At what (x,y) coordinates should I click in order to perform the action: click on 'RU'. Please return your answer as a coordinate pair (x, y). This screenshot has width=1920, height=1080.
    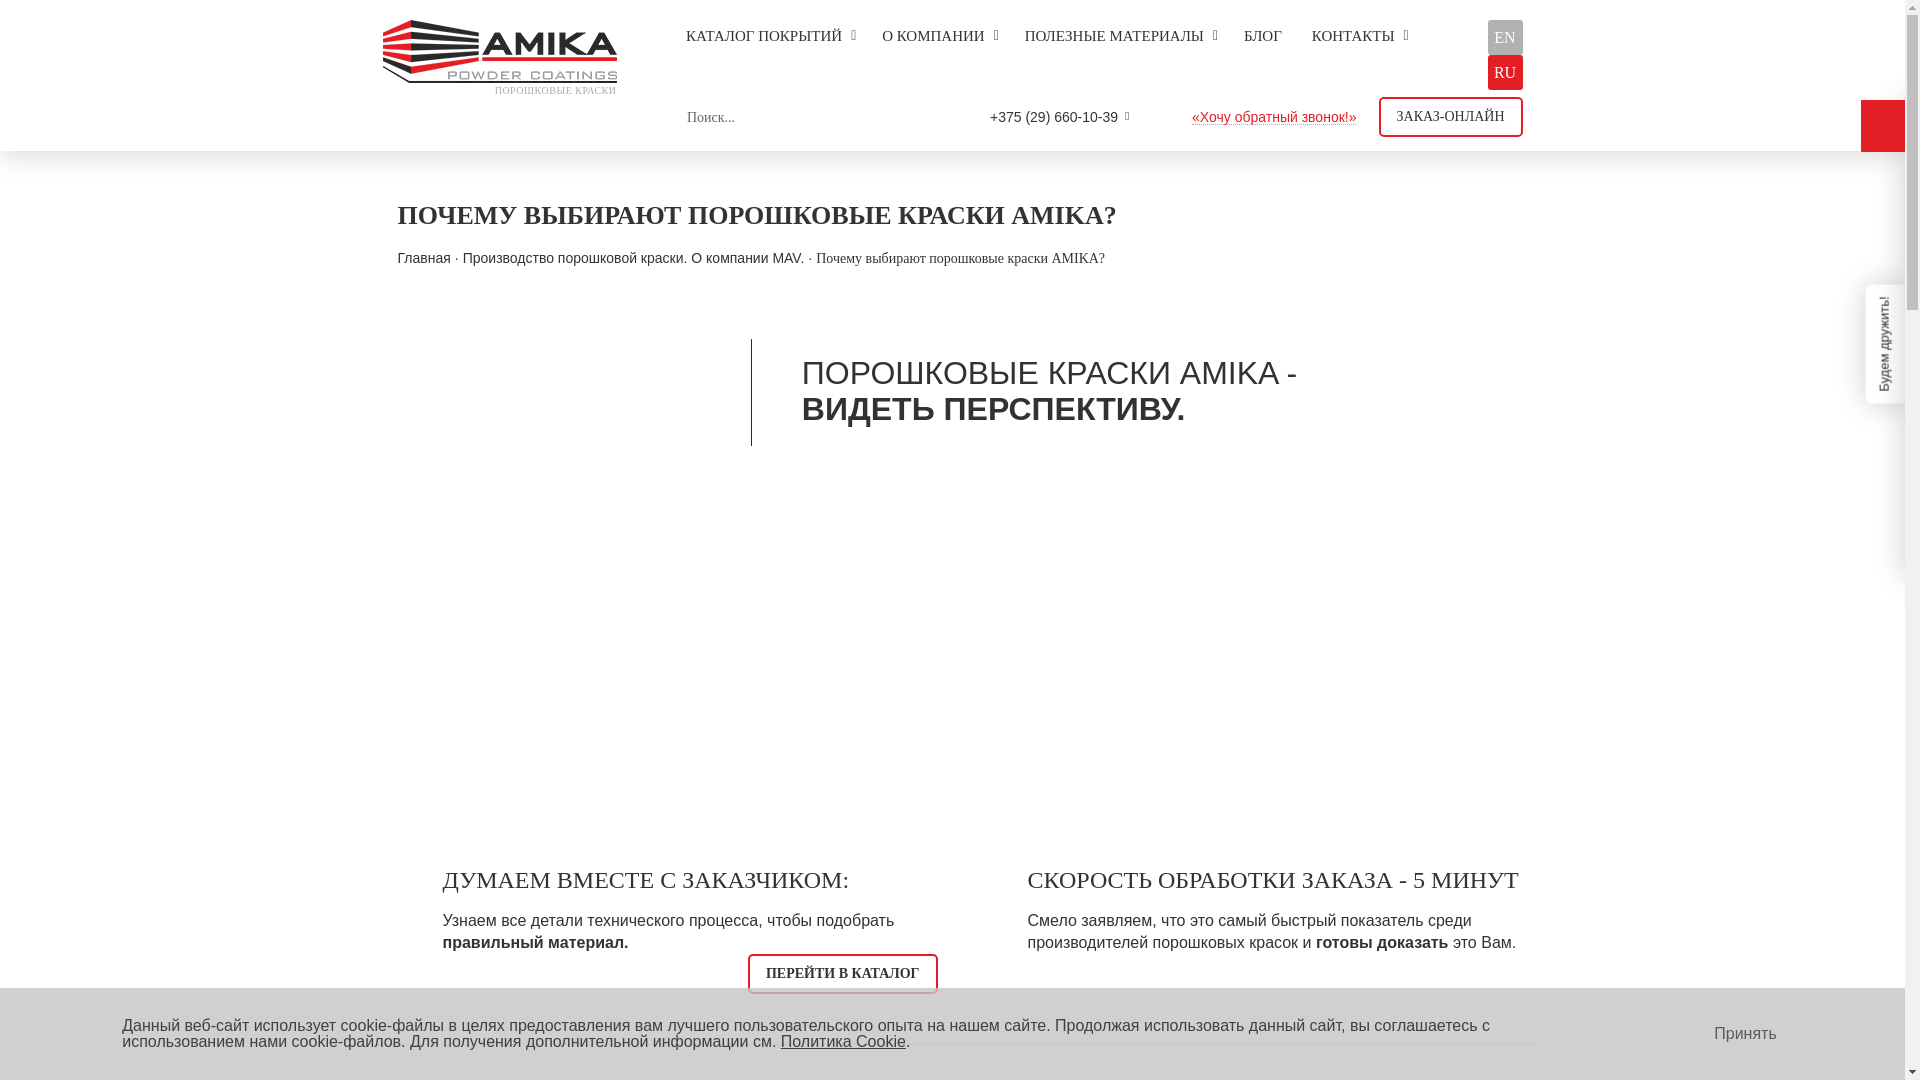
    Looking at the image, I should click on (1505, 71).